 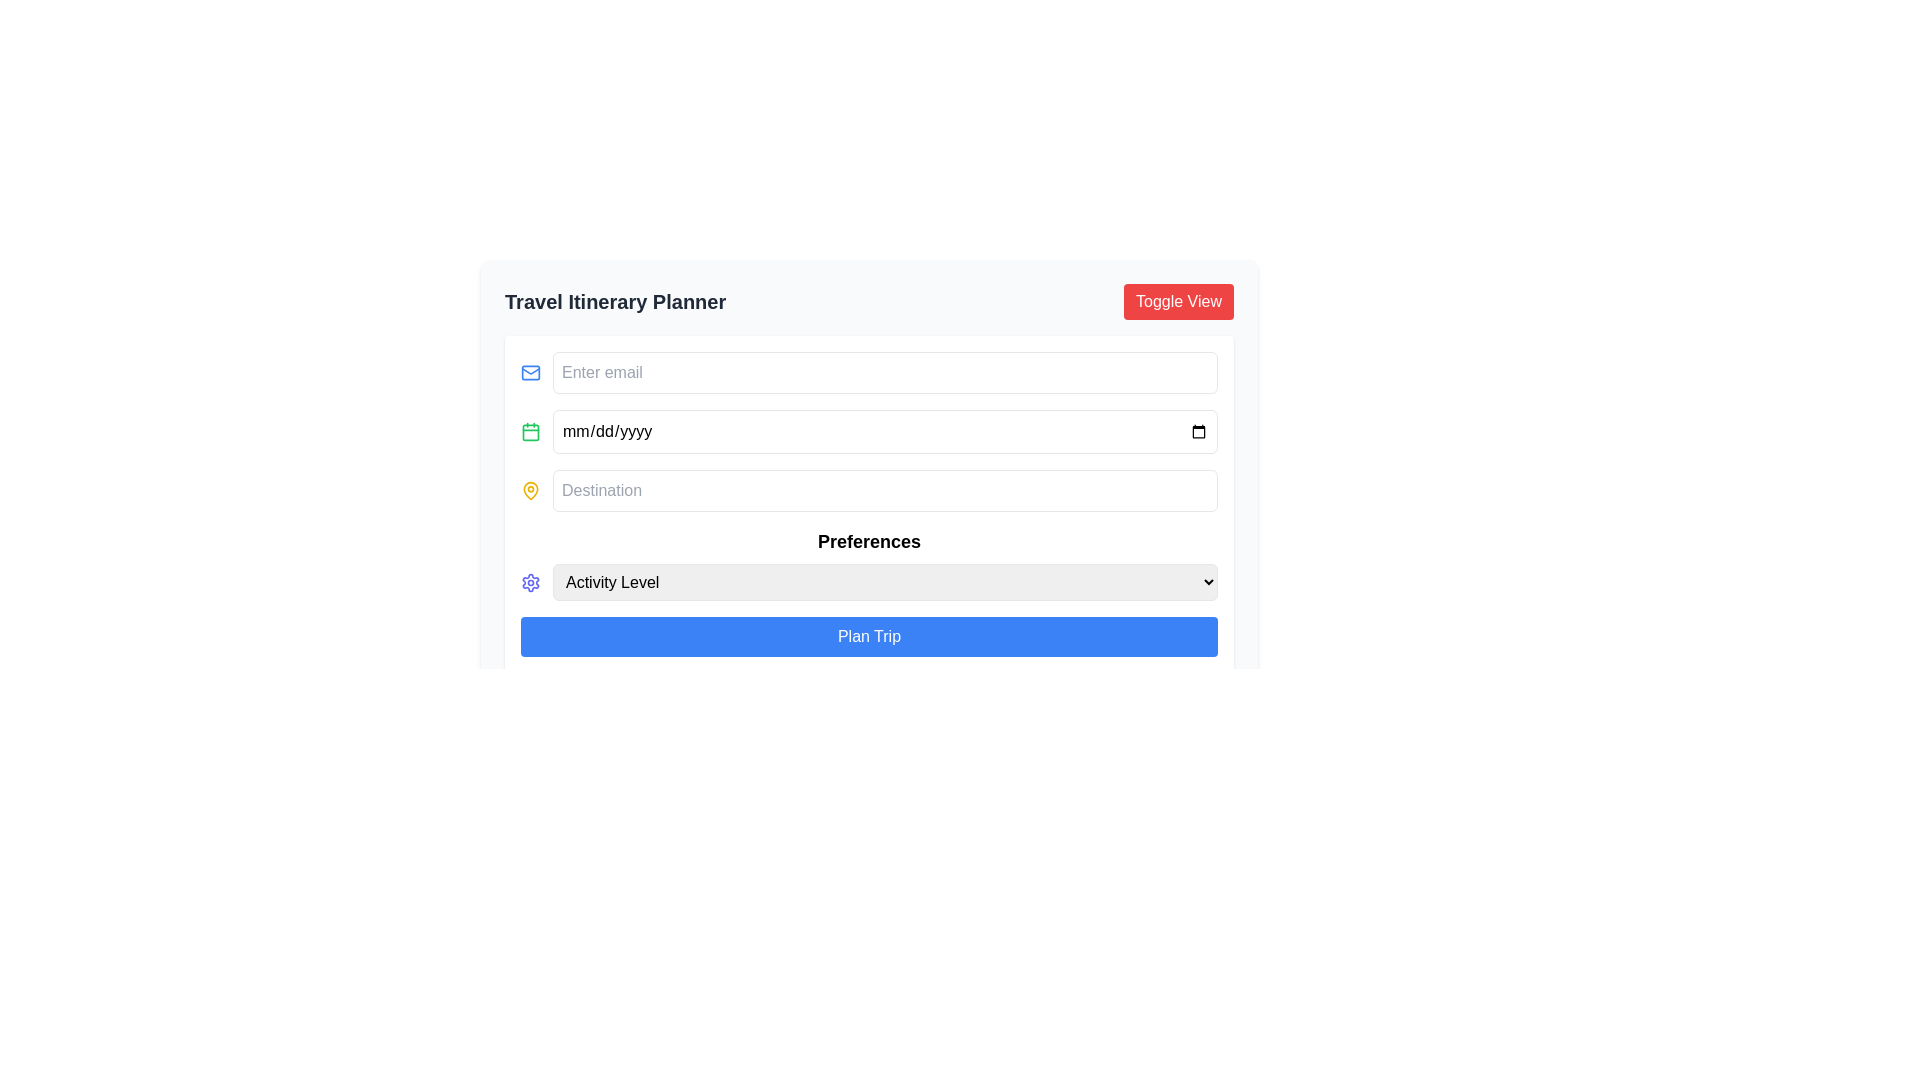 What do you see at coordinates (614, 301) in the screenshot?
I see `the bold text label reading 'Travel Itinerary Planner' located at the top-left side of the interface, next to the 'Toggle View' button` at bounding box center [614, 301].